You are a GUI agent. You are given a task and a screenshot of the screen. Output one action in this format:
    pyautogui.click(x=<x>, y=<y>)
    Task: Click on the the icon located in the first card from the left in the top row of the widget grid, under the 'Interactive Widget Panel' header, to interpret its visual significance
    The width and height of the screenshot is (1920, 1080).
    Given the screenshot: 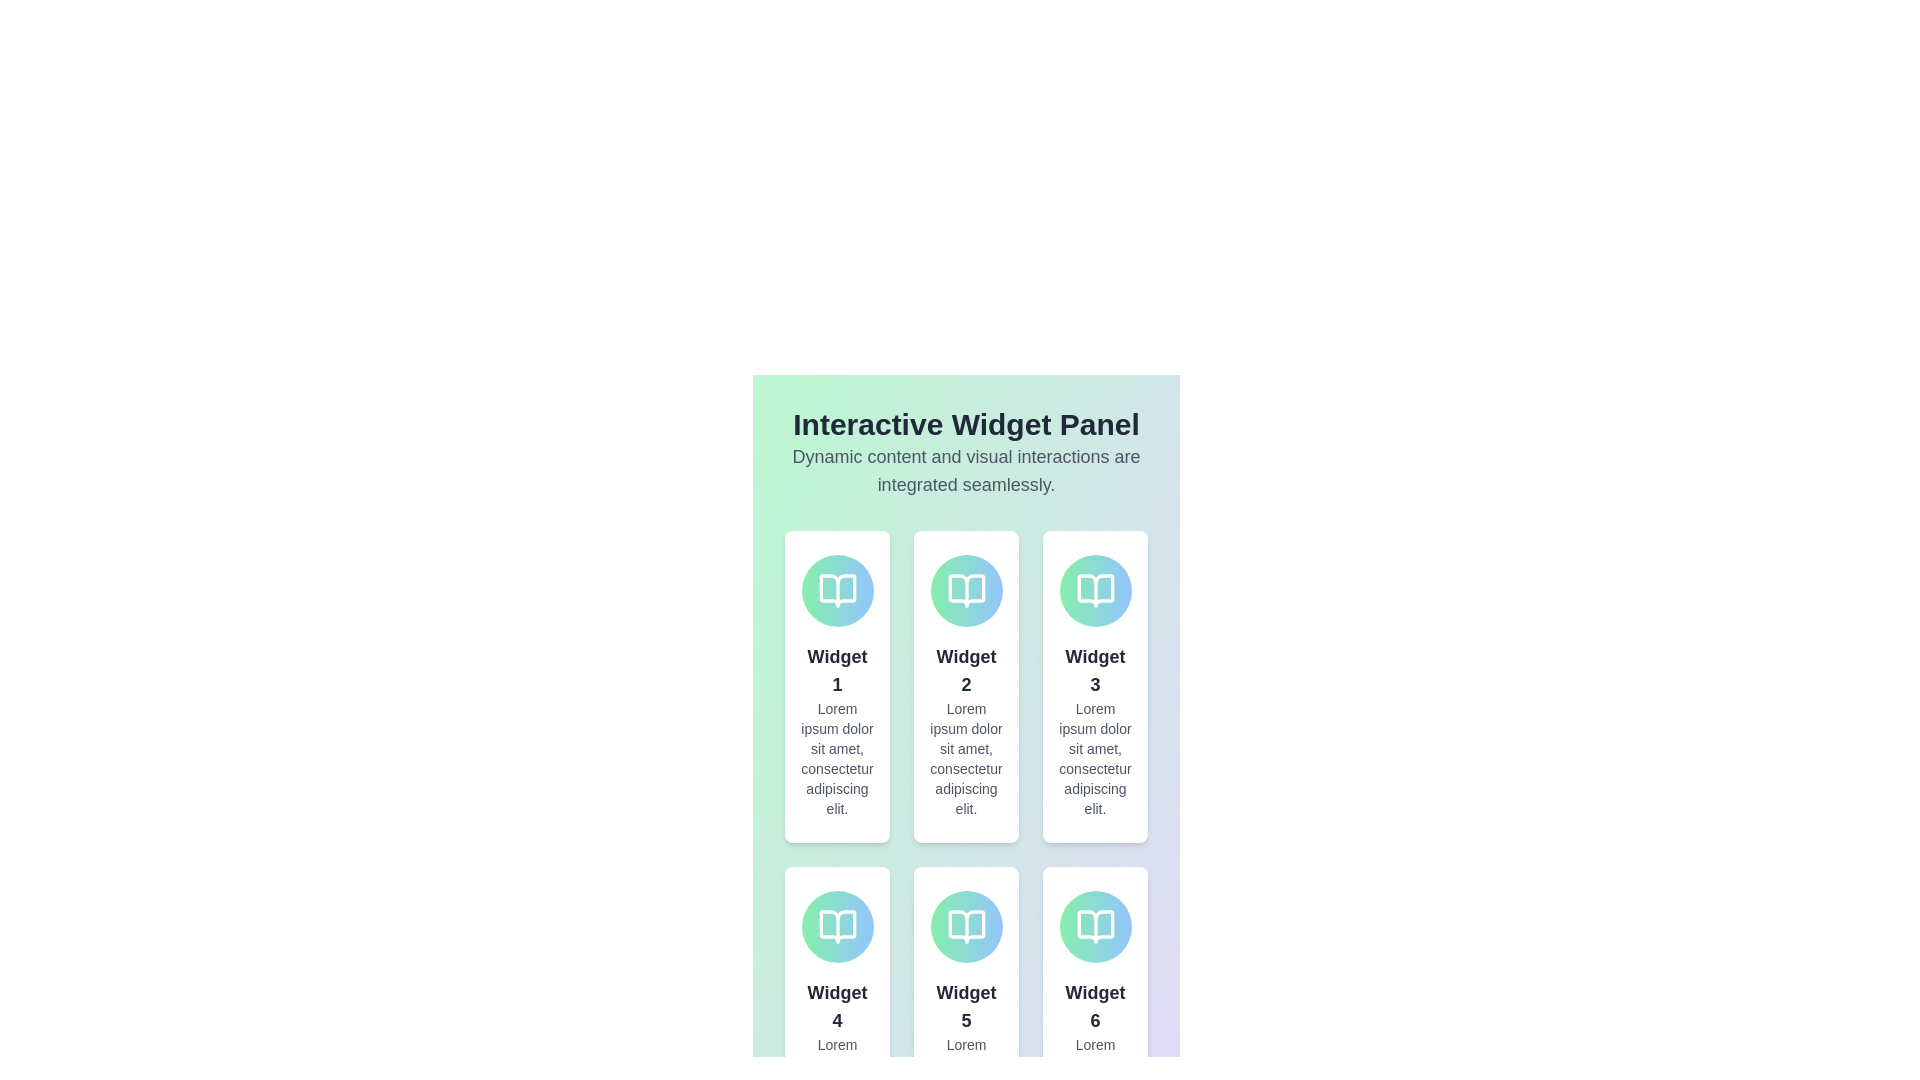 What is the action you would take?
    pyautogui.click(x=837, y=589)
    